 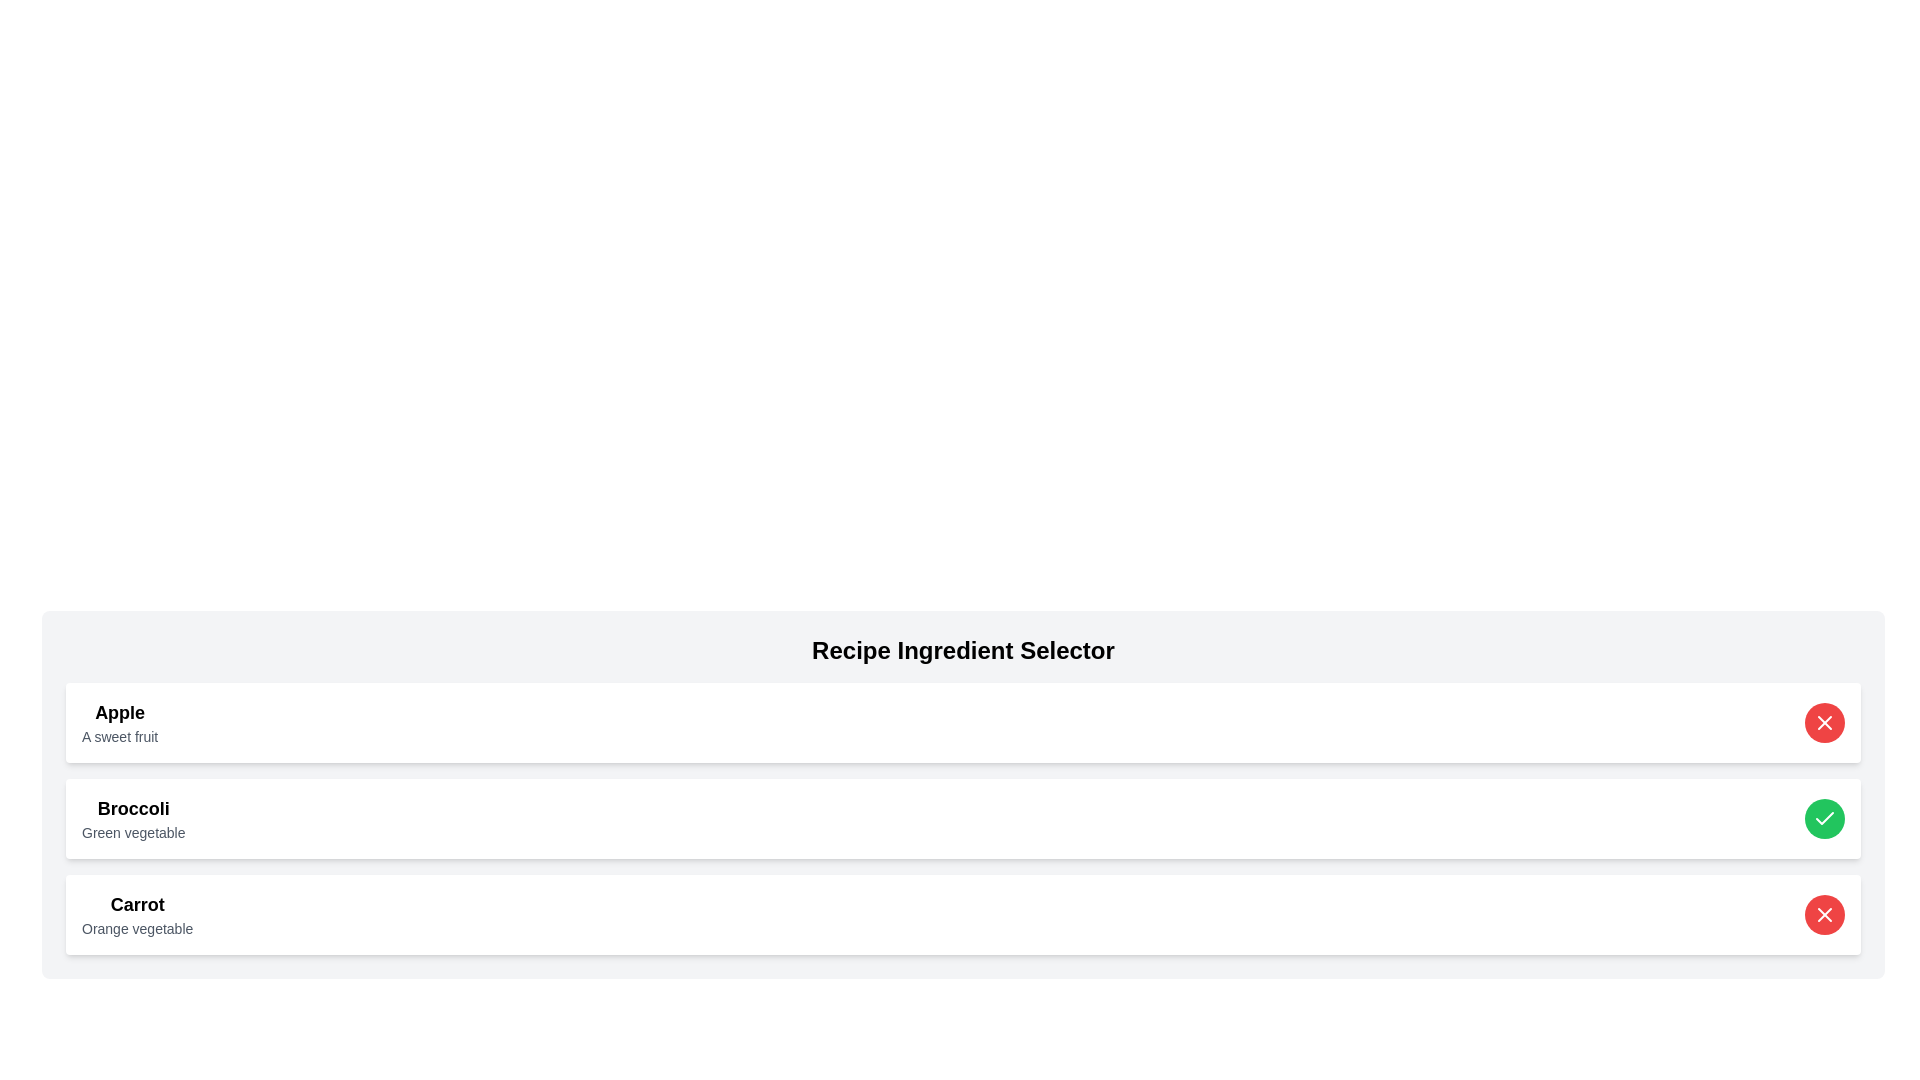 I want to click on the text label that describes the category of the item labeled 'Broccoli', which is located immediately below the 'Broccoli' text label and above 'Carrot', so click(x=132, y=833).